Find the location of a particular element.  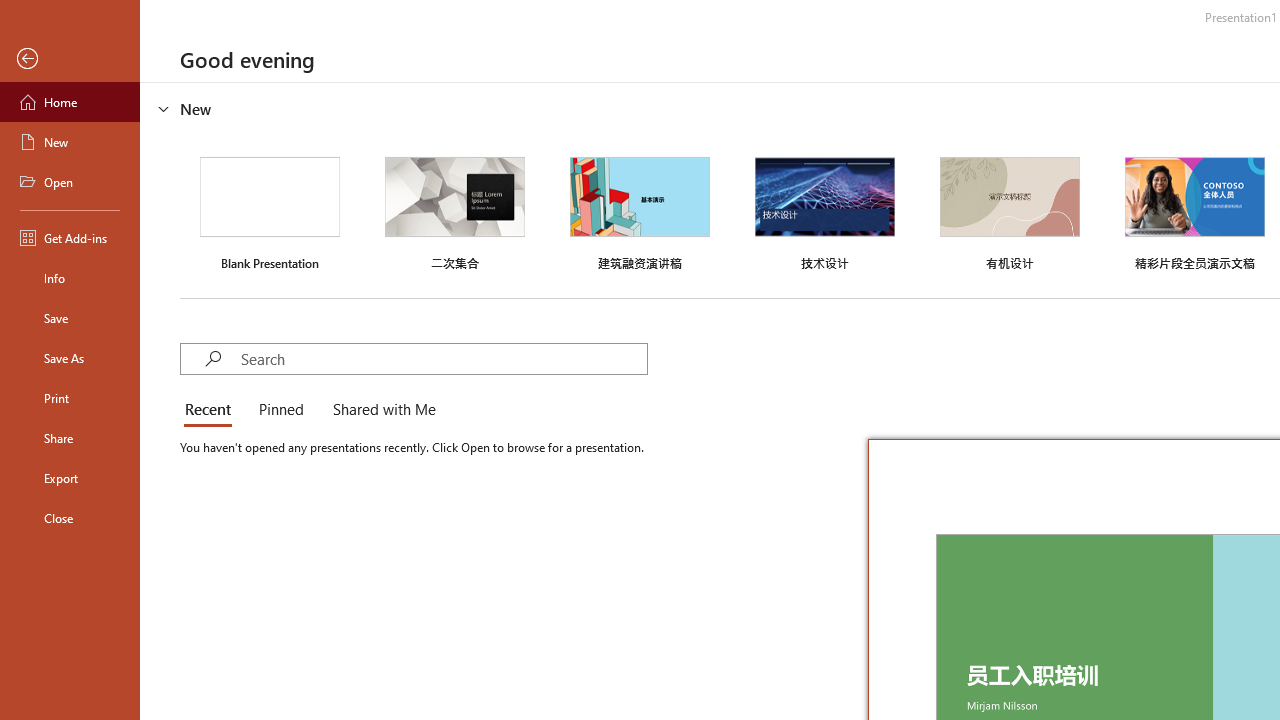

'Shared with Me' is located at coordinates (380, 410).